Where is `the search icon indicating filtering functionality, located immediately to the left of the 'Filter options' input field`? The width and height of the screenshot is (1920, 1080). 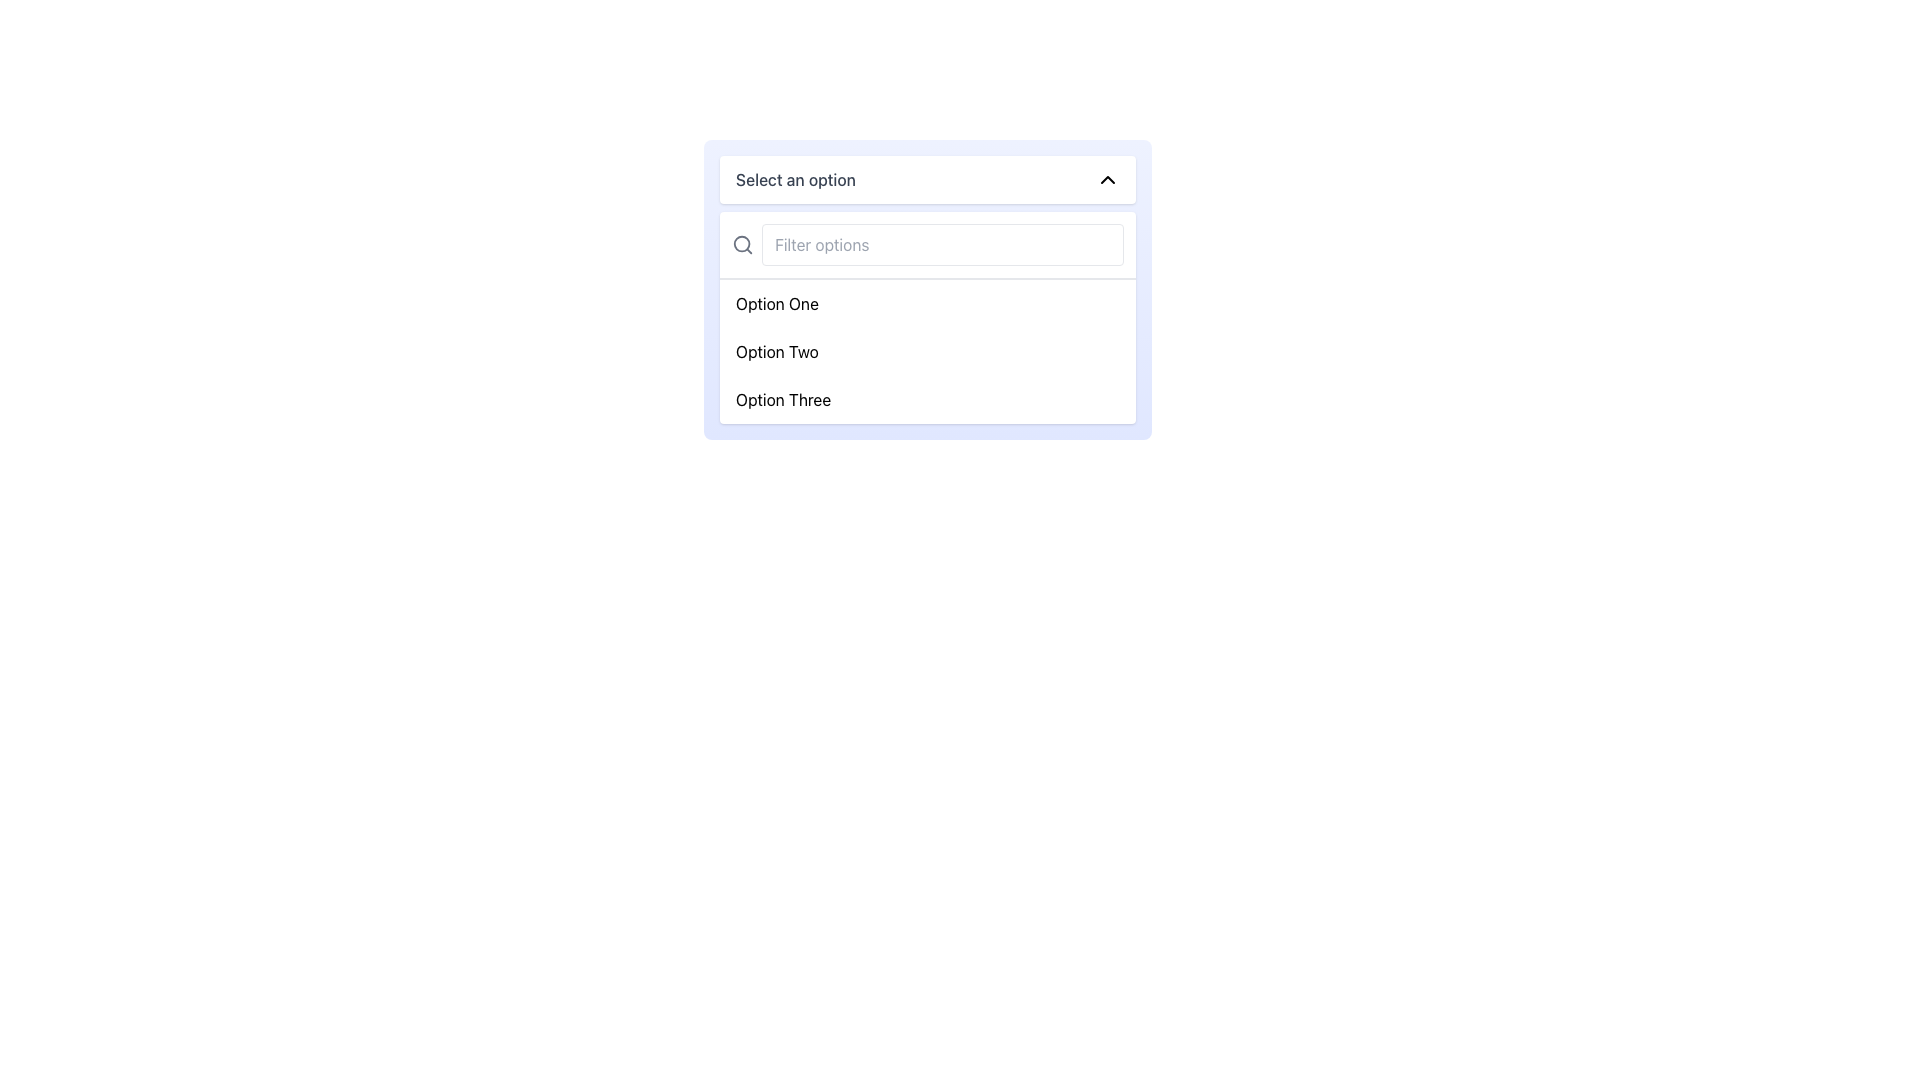
the search icon indicating filtering functionality, located immediately to the left of the 'Filter options' input field is located at coordinates (742, 244).